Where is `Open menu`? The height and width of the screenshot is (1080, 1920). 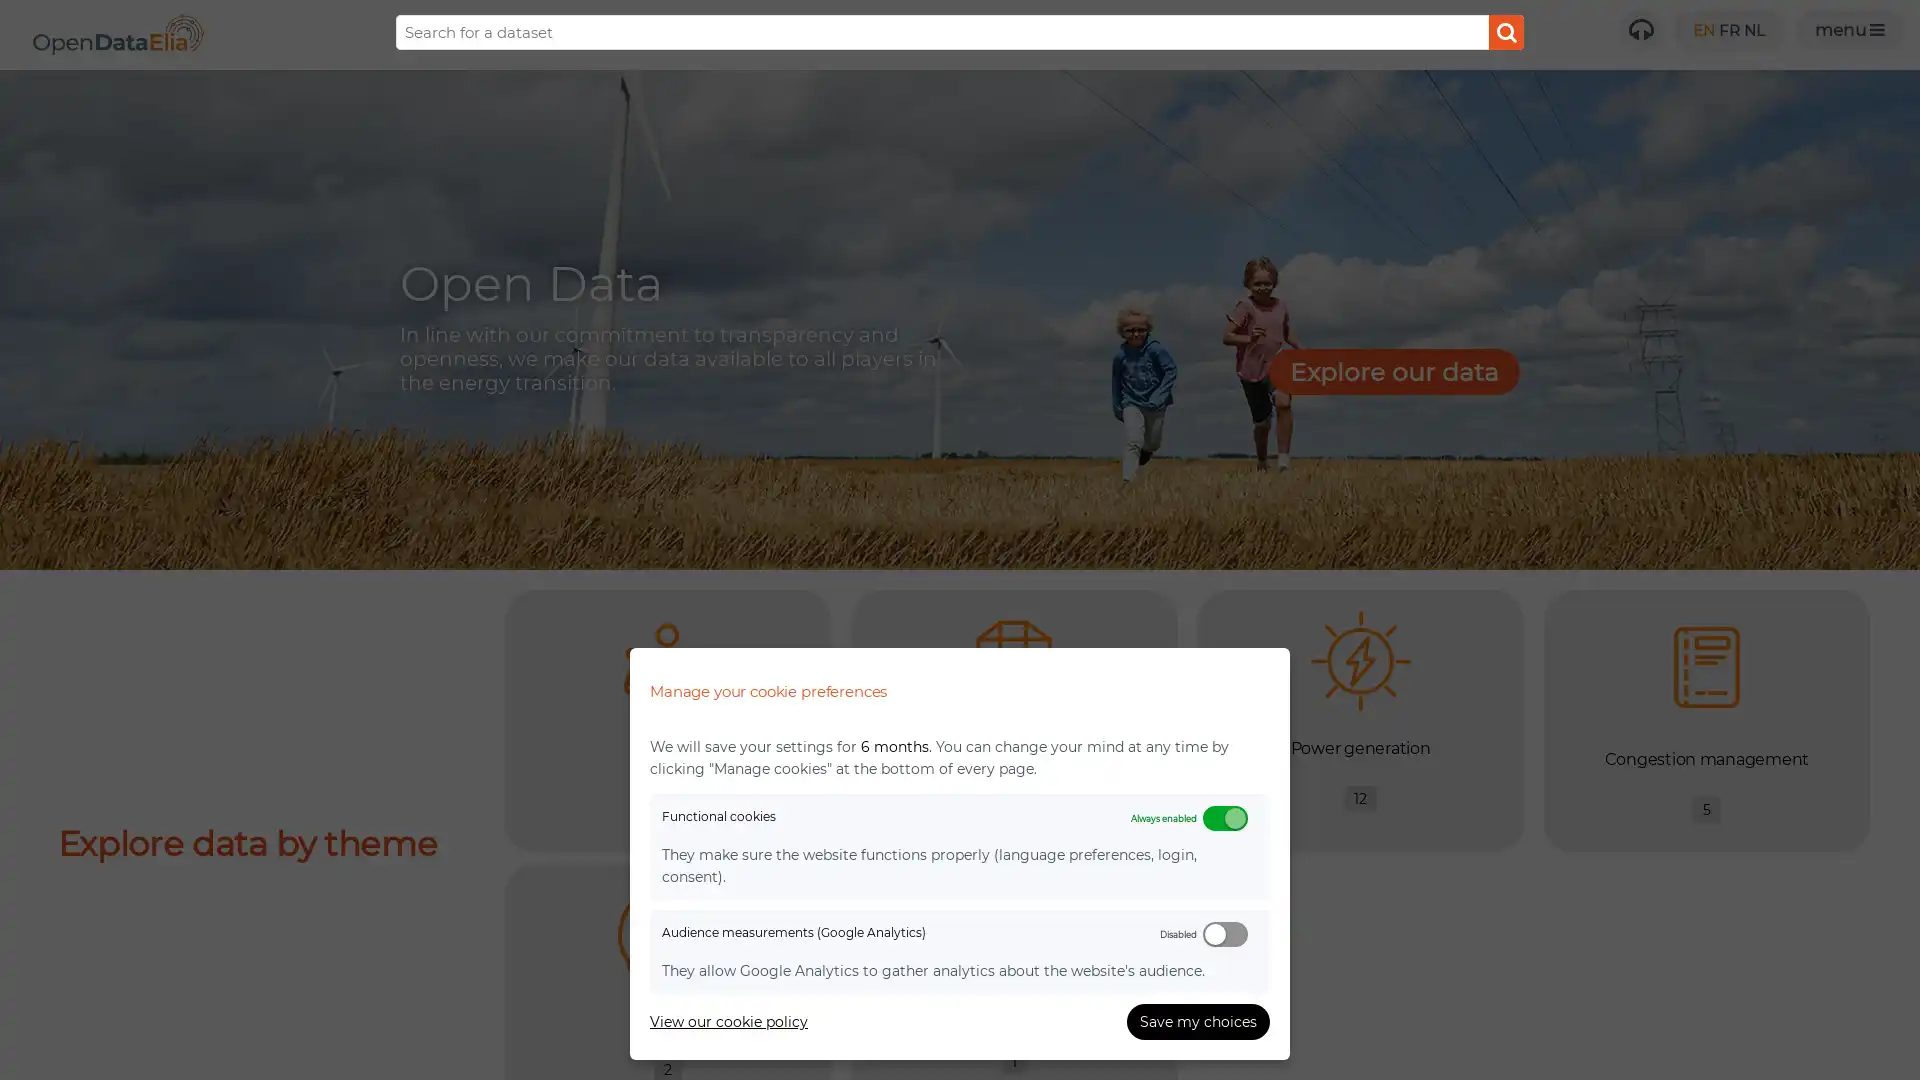 Open menu is located at coordinates (1848, 30).